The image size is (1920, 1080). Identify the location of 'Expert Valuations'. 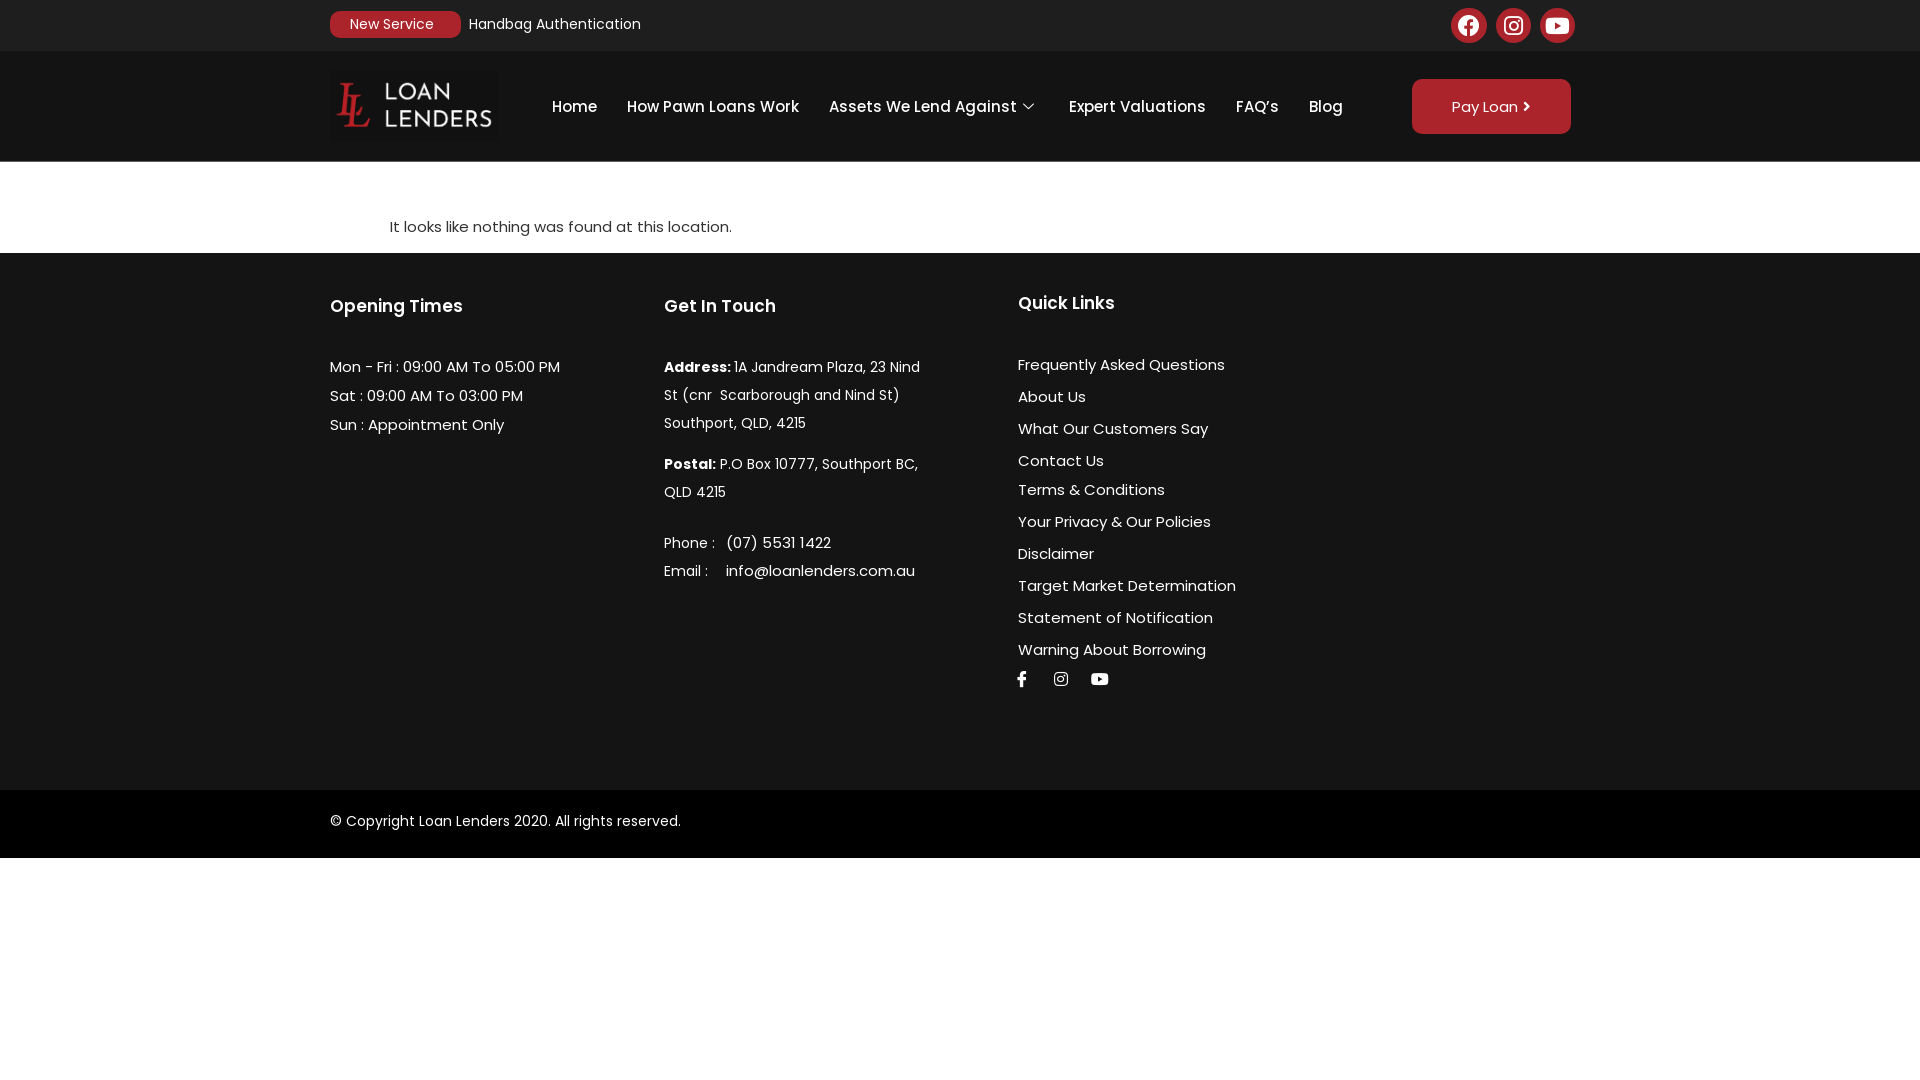
(1053, 105).